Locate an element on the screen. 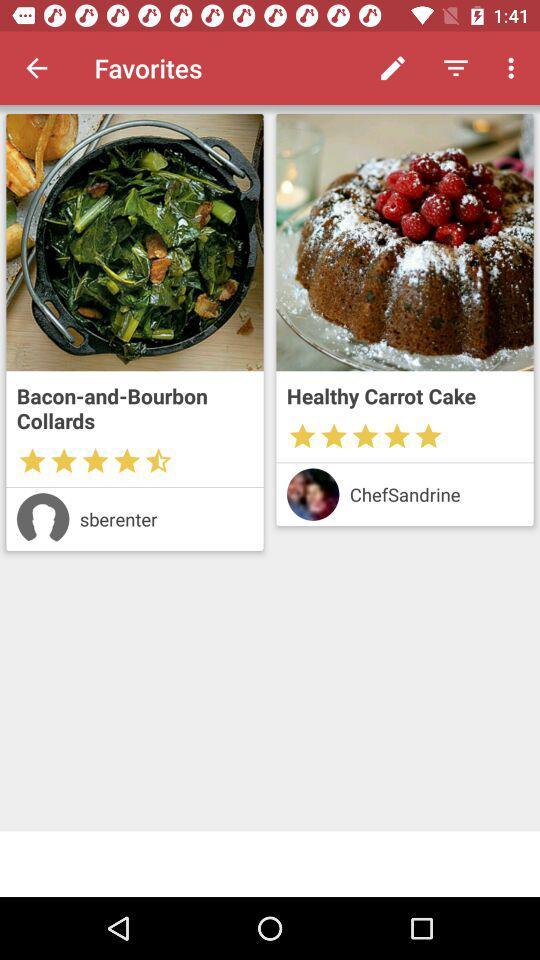 The image size is (540, 960). open healthy carrot cake recipe is located at coordinates (405, 241).